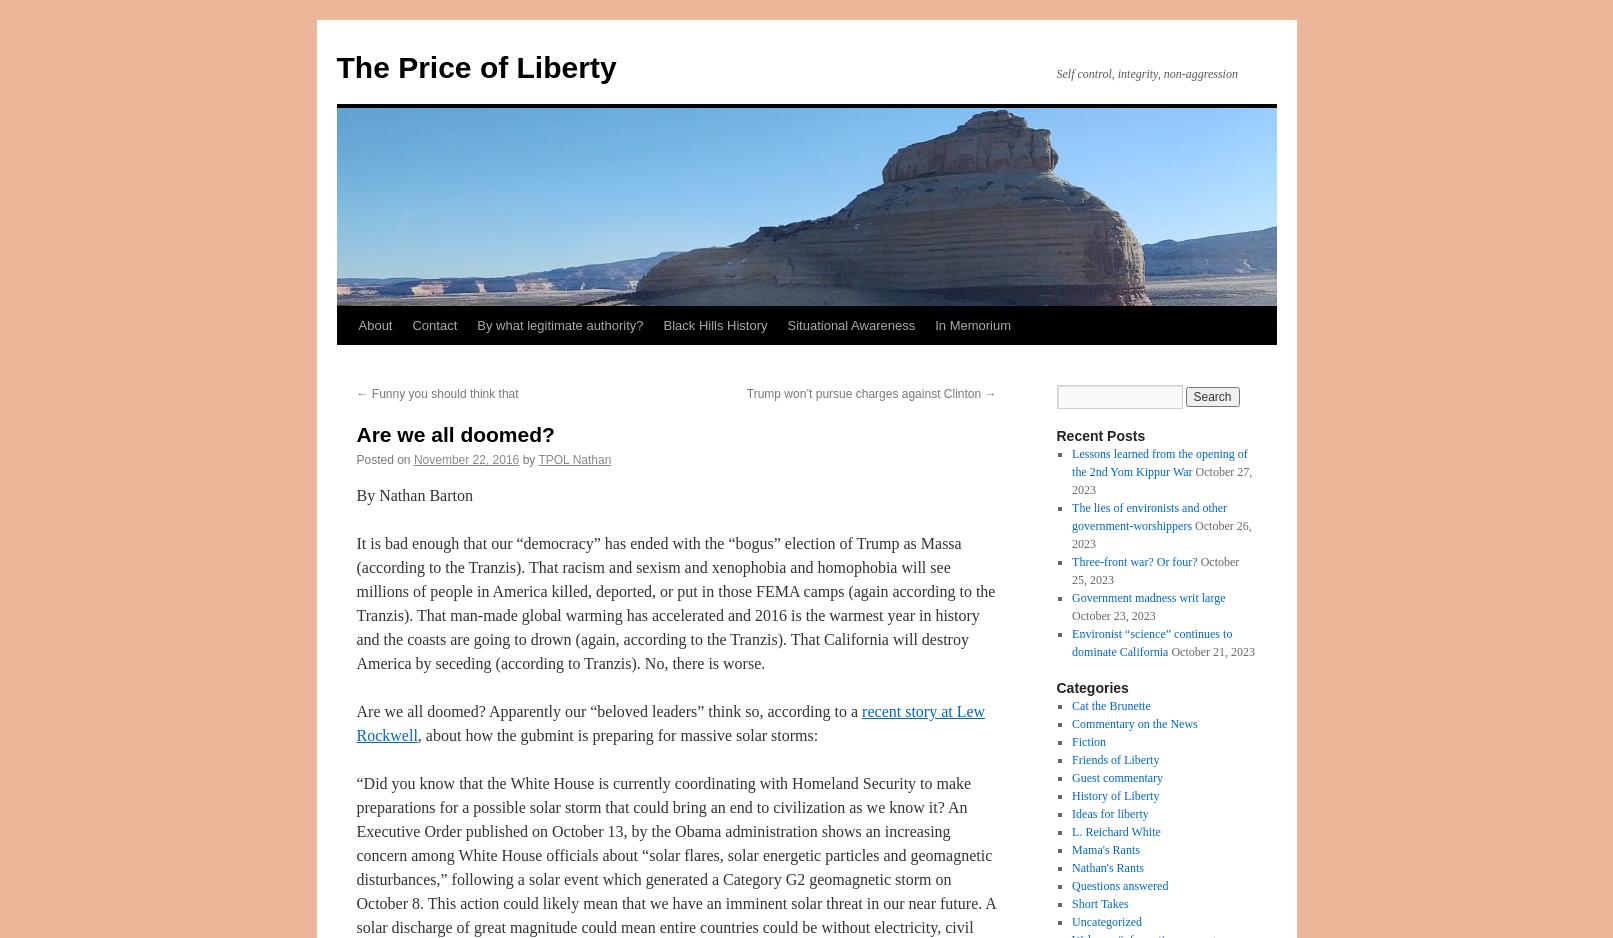  Describe the element at coordinates (465, 458) in the screenshot. I see `'November 22, 2016'` at that location.